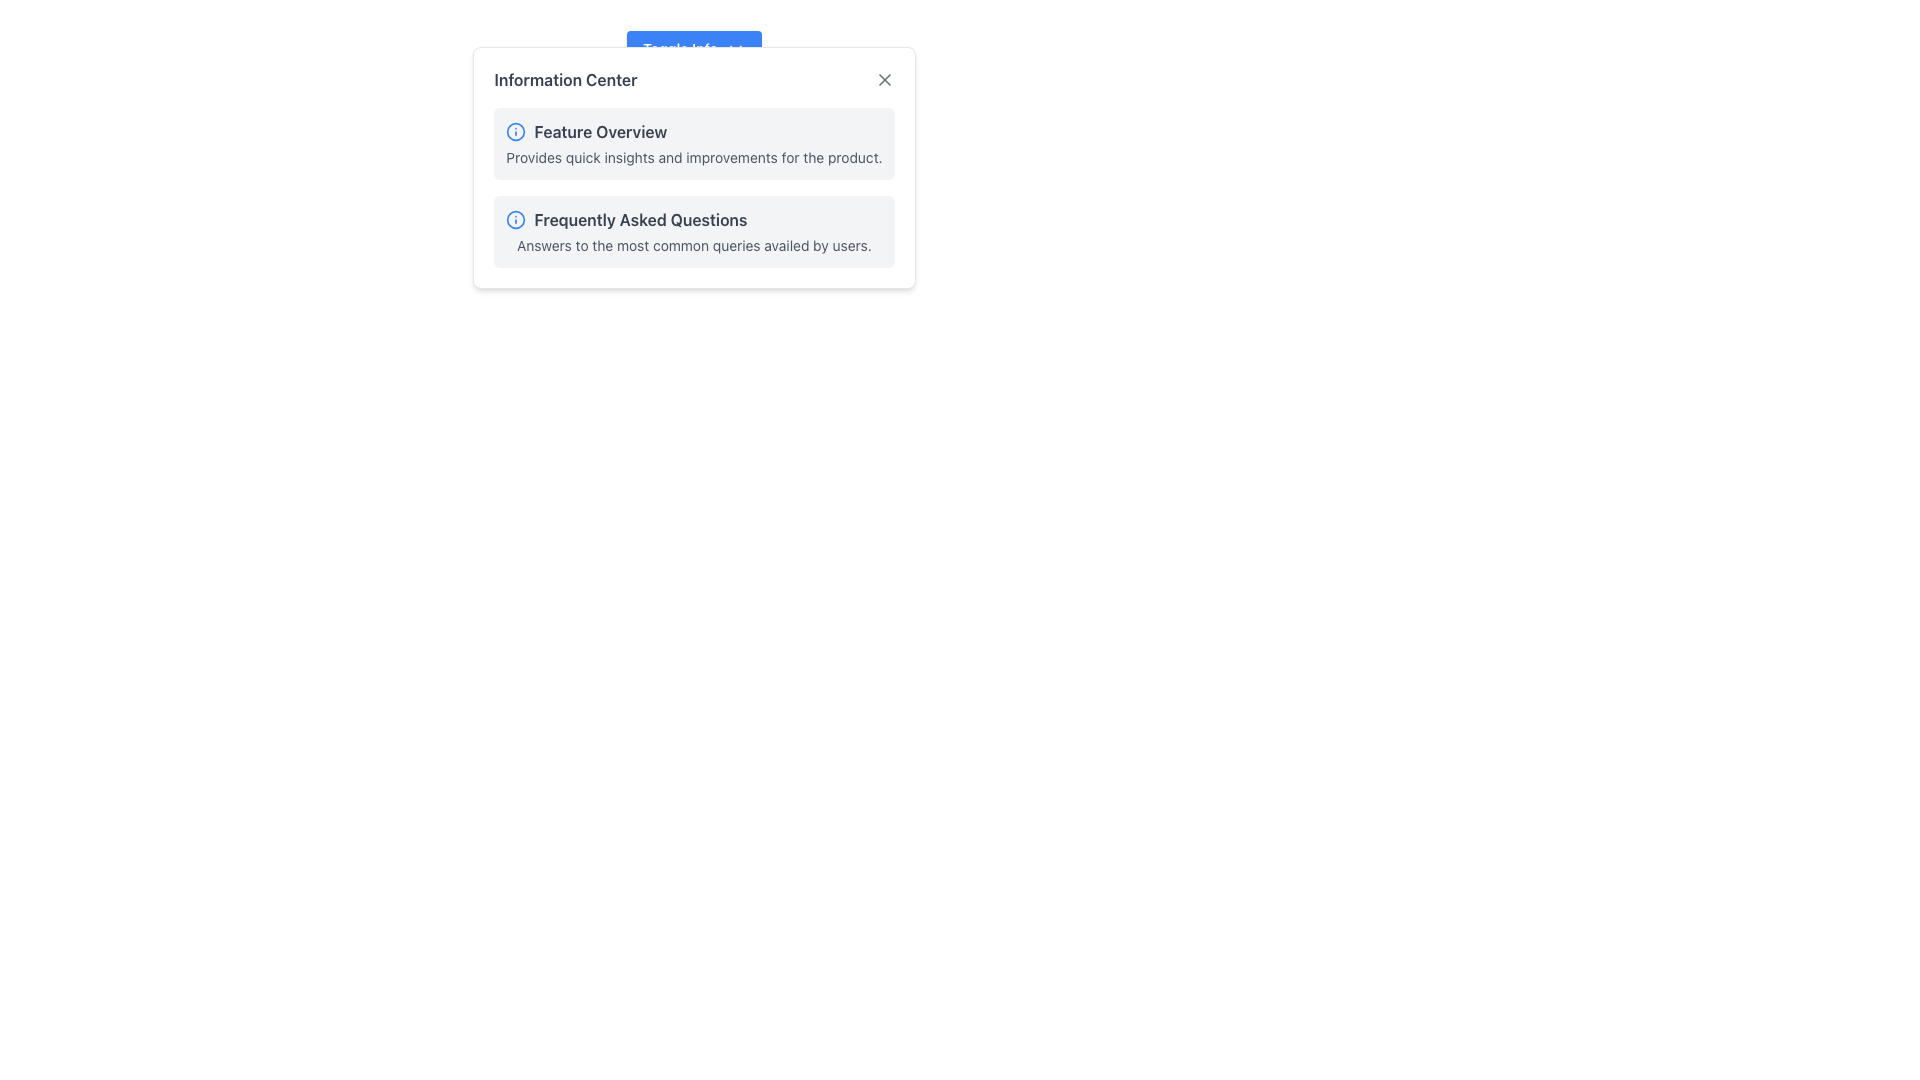 This screenshot has height=1080, width=1920. Describe the element at coordinates (694, 230) in the screenshot. I see `the Informational Card located below the 'Feature Overview' card in the 'Information Center' section, which provides information about commonly asked questions` at that location.